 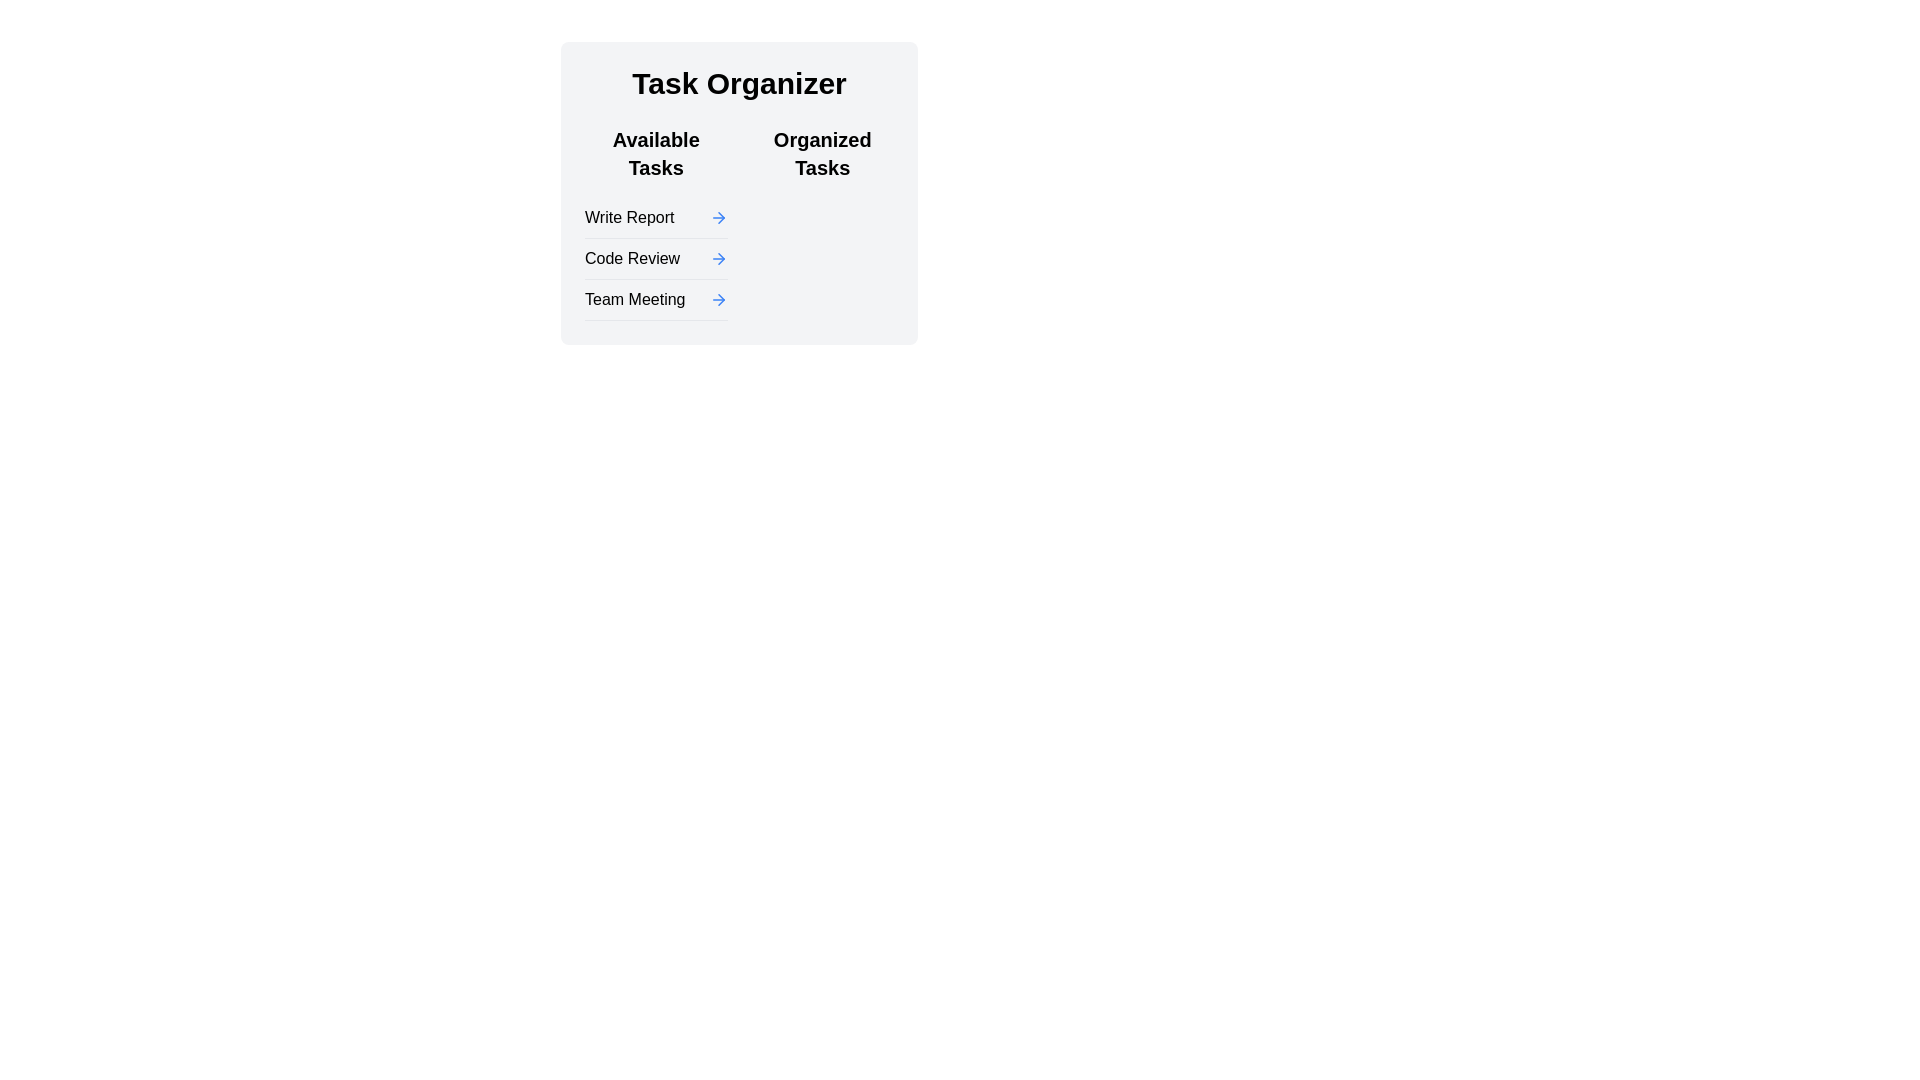 I want to click on the 'Write Report' task item in the 'Available Tasks' list, so click(x=656, y=218).